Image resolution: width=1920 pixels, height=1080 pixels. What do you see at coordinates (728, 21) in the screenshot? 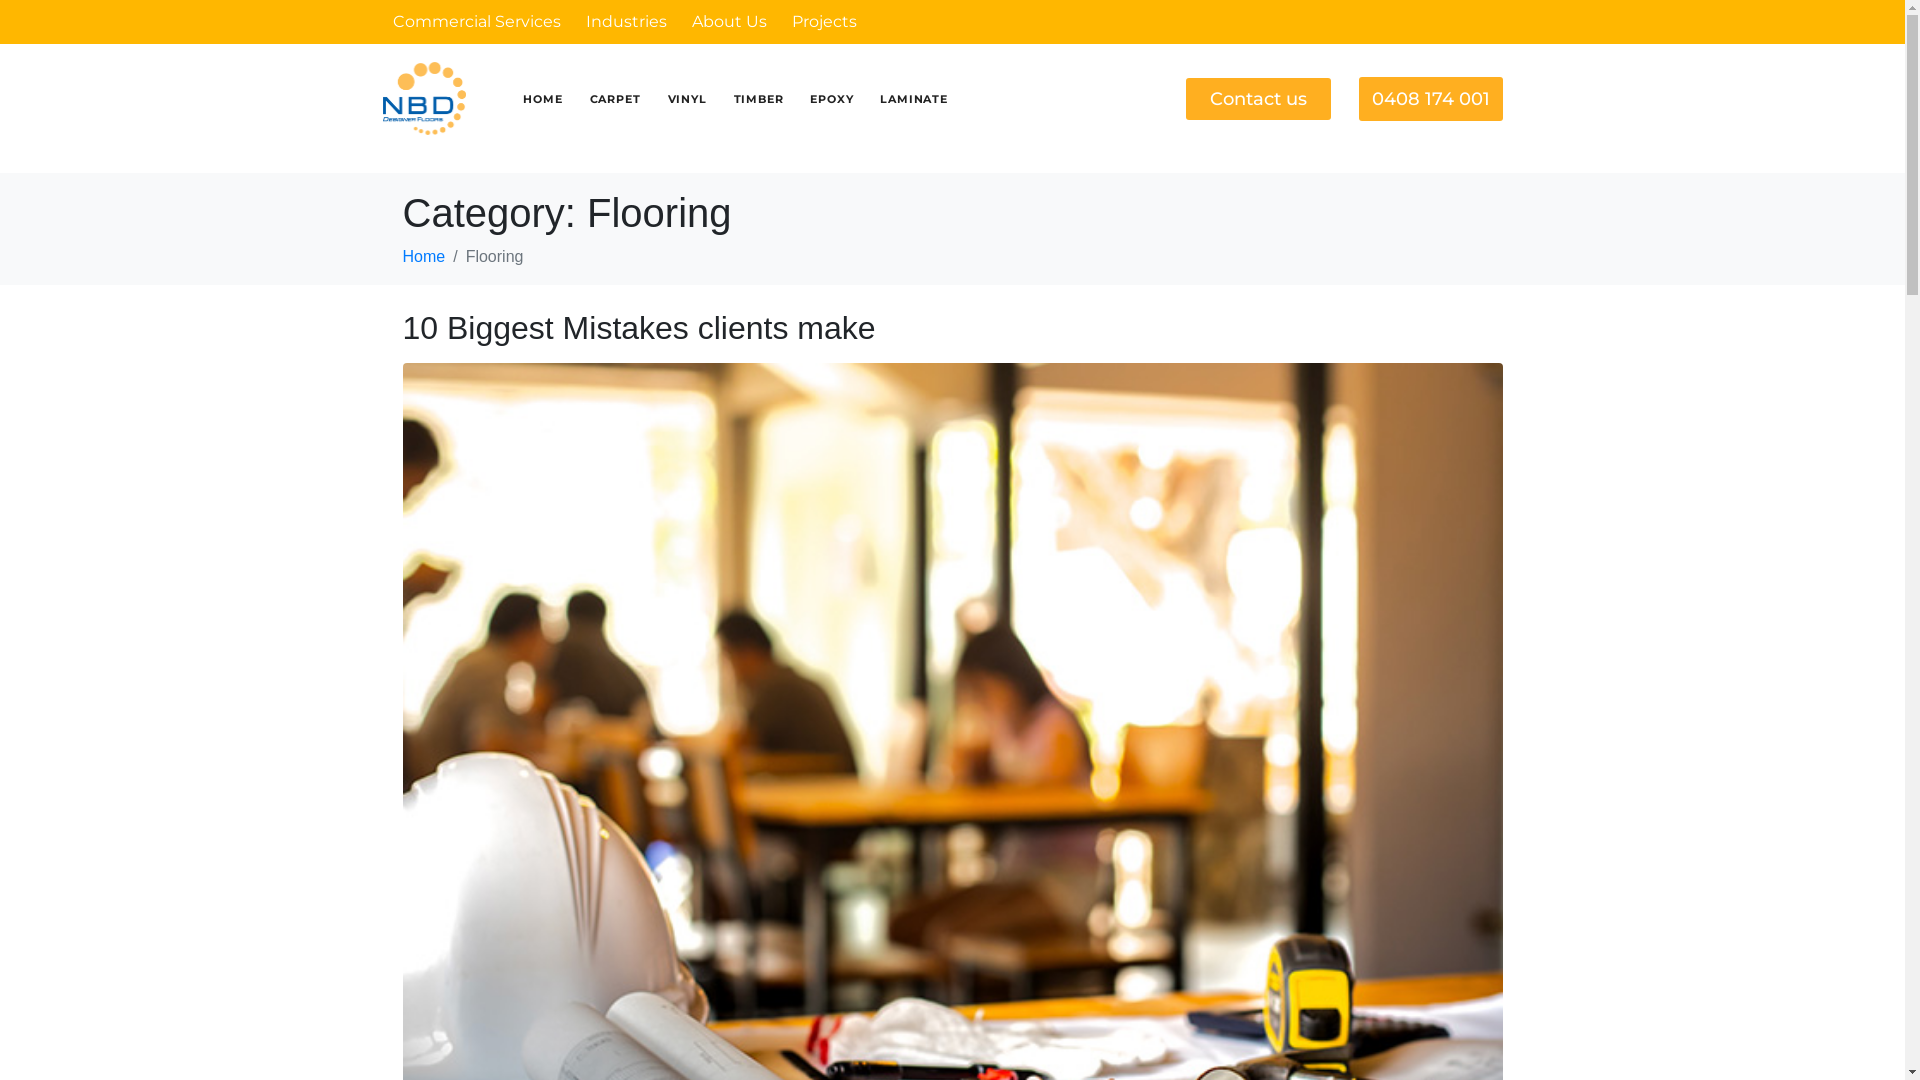
I see `'About Us'` at bounding box center [728, 21].